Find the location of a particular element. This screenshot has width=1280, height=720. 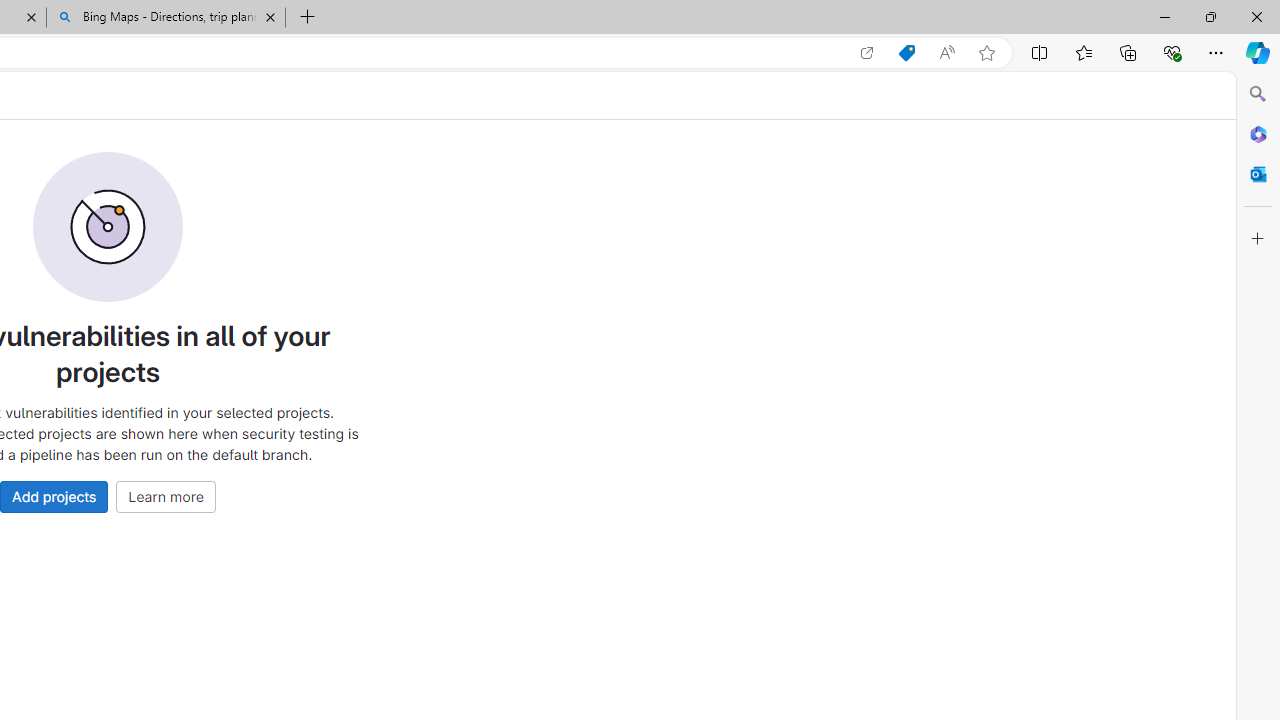

'Microsoft 365' is located at coordinates (1257, 133).